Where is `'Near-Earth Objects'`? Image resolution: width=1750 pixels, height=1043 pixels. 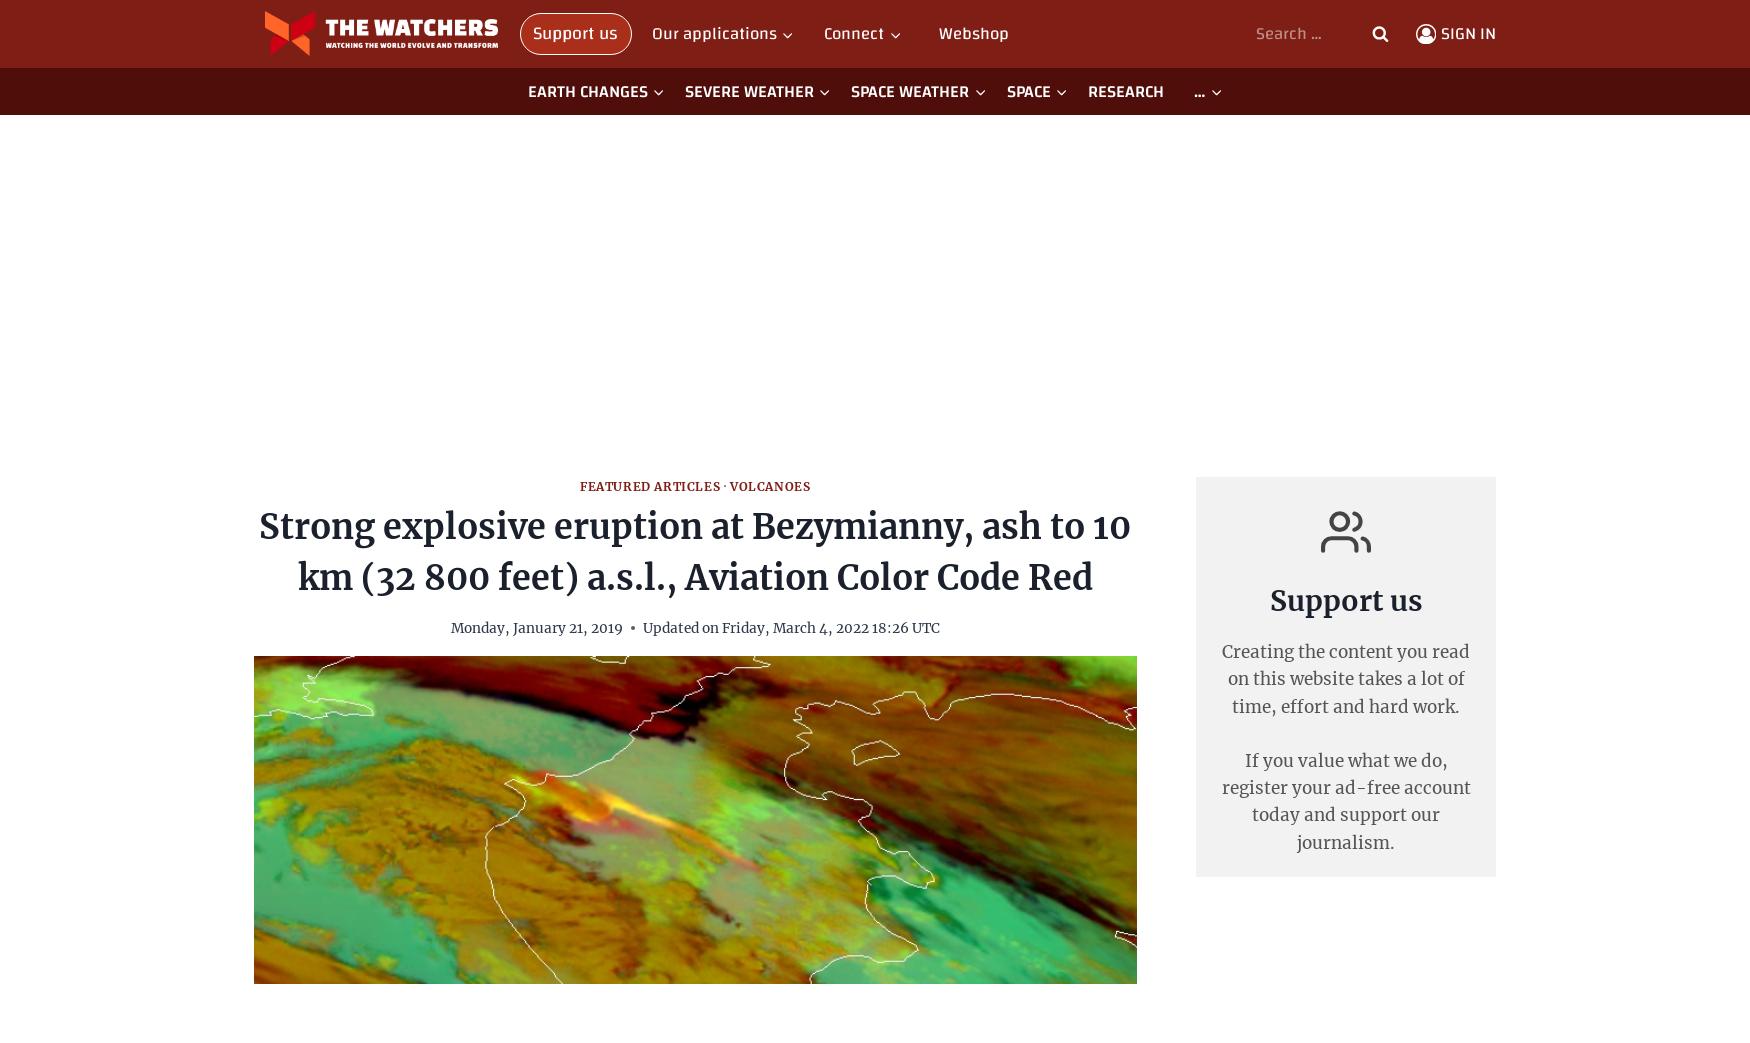 'Near-Earth Objects' is located at coordinates (588, 167).